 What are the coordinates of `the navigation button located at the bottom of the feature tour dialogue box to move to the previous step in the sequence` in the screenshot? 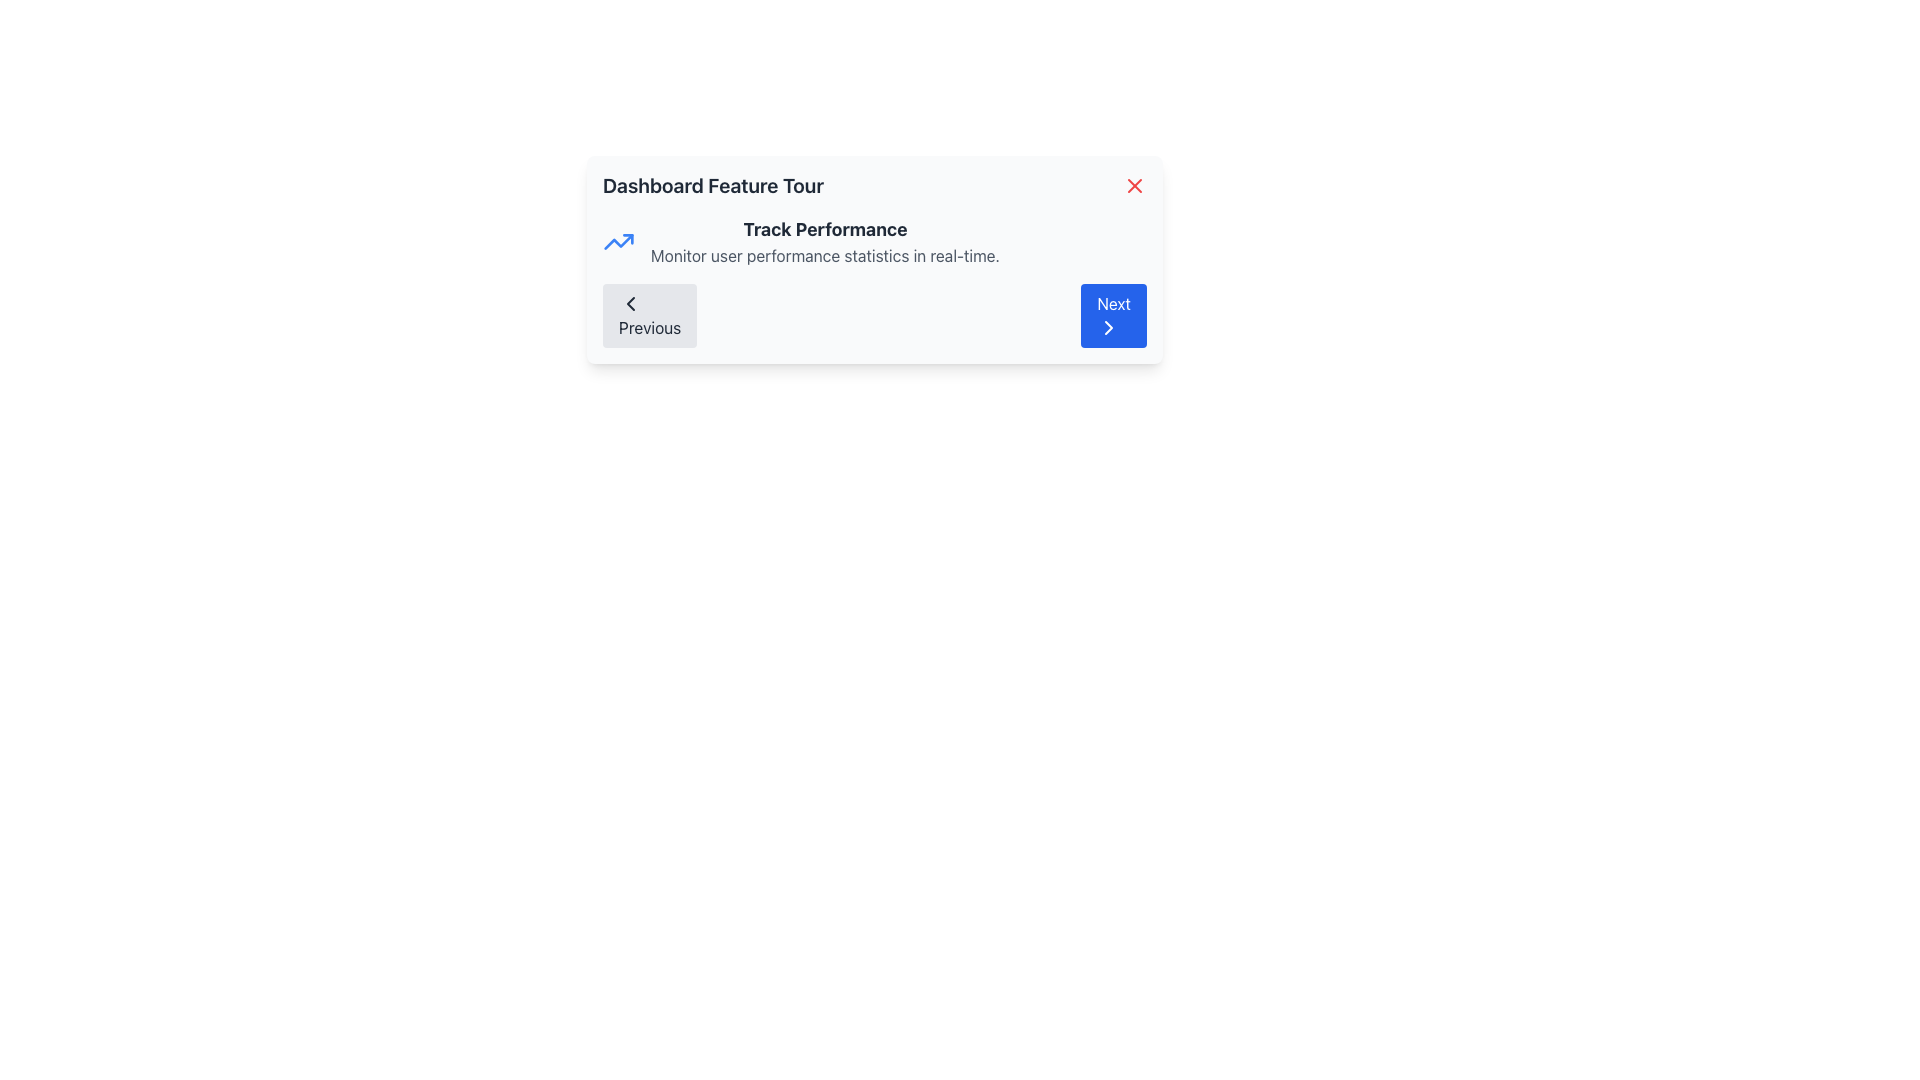 It's located at (649, 315).